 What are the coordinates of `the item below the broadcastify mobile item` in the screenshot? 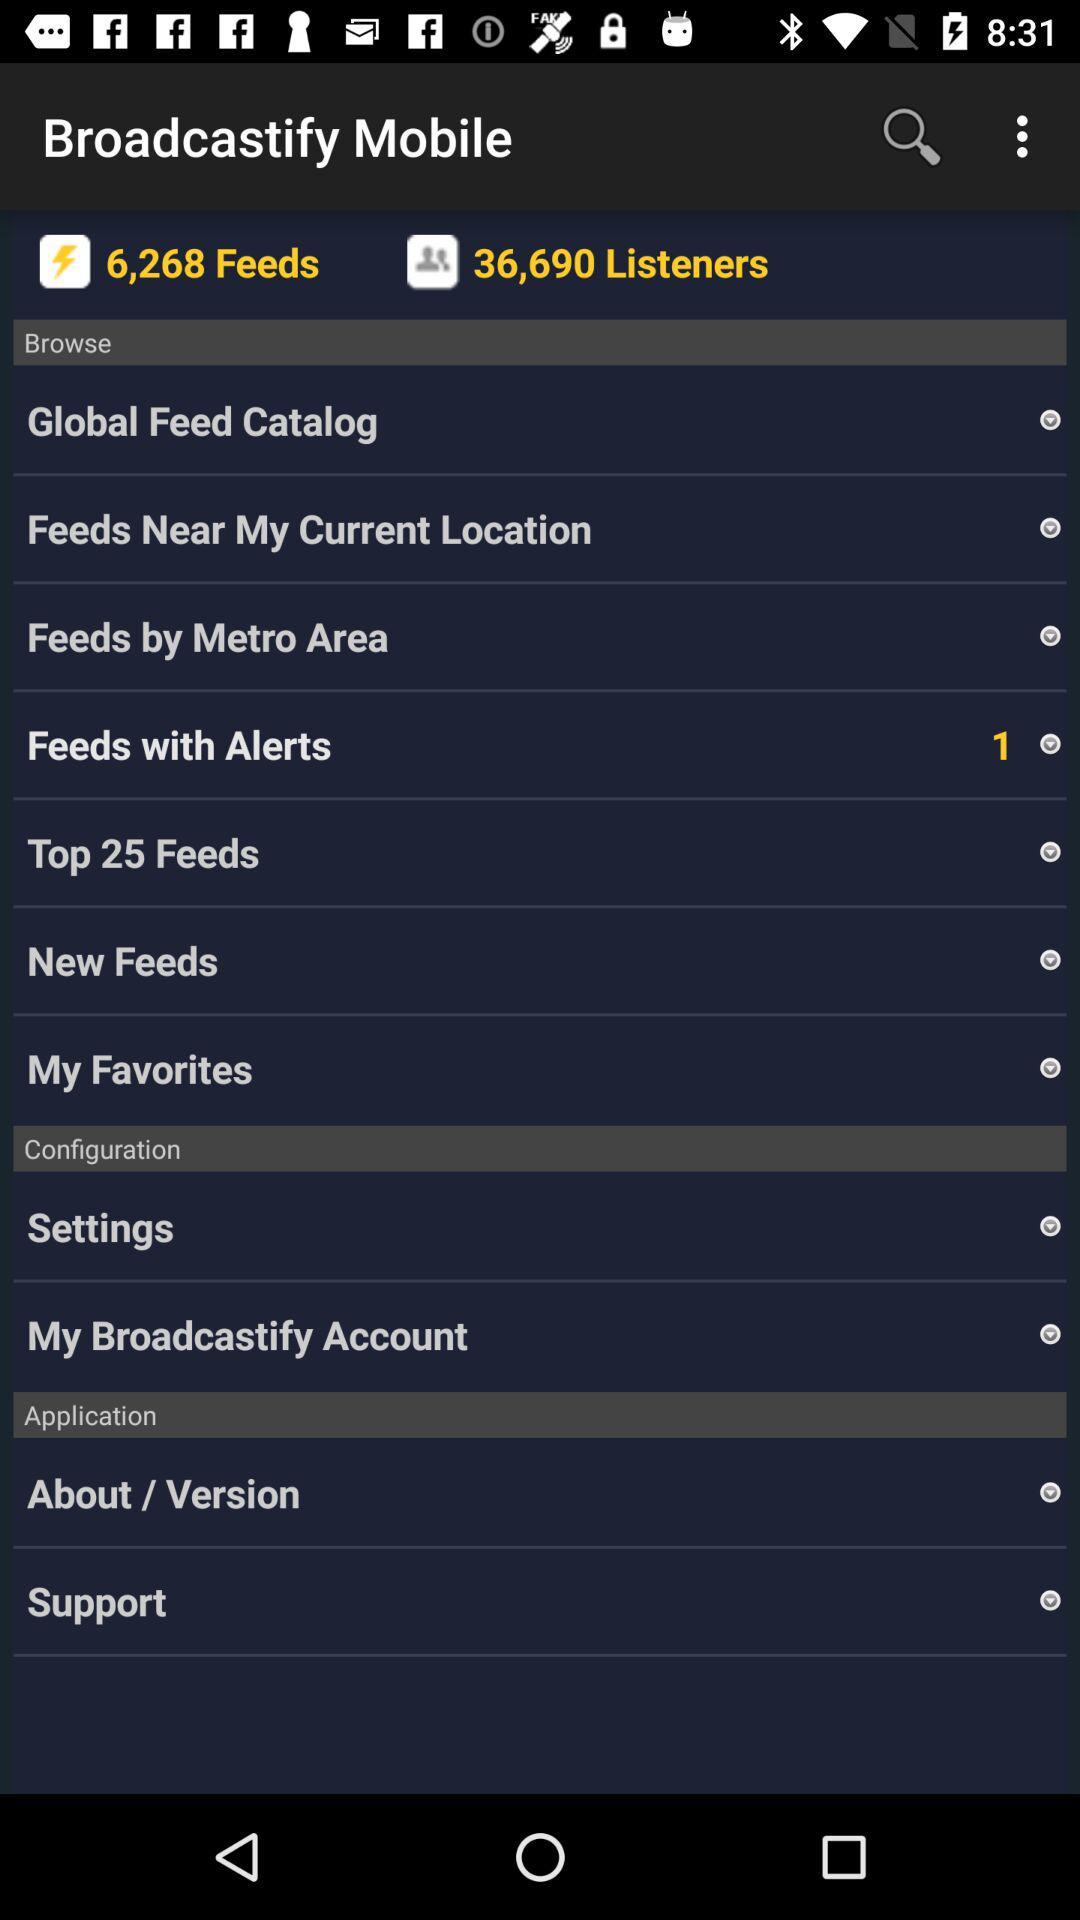 It's located at (64, 261).